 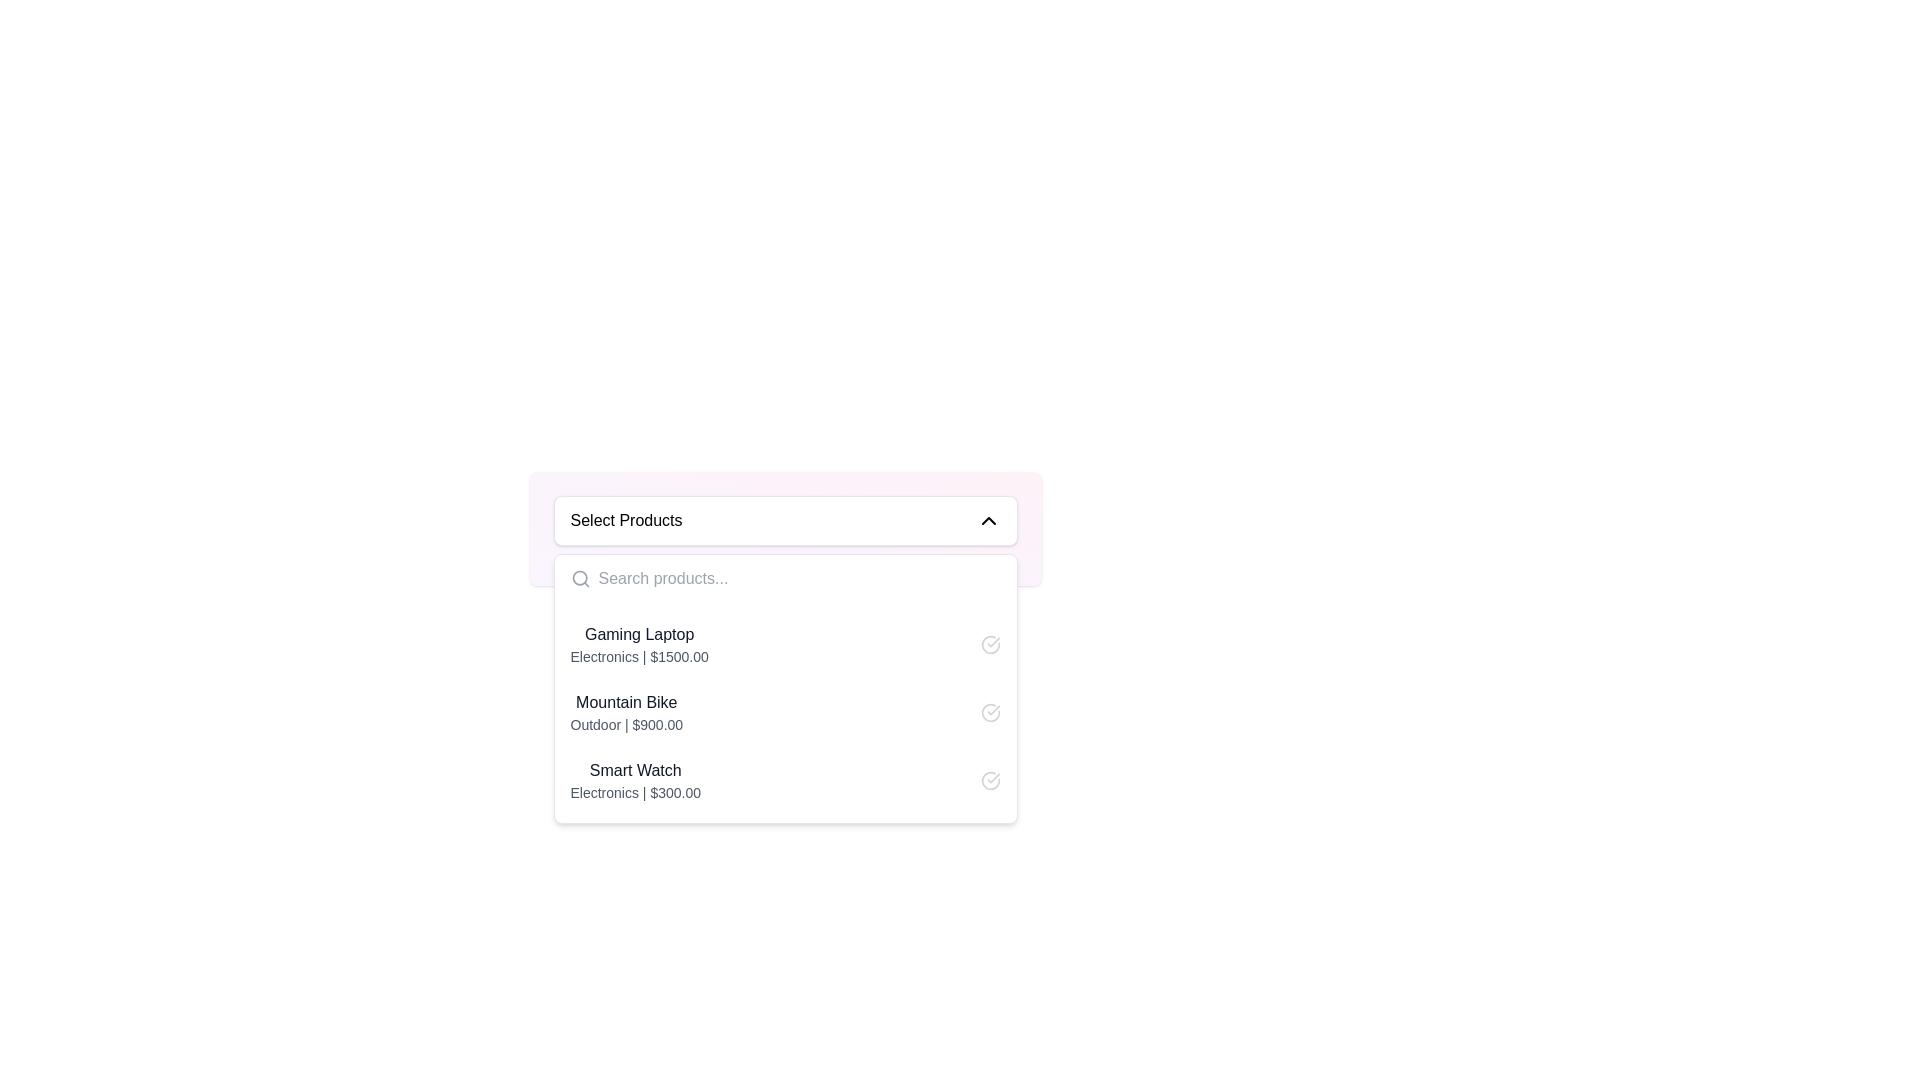 What do you see at coordinates (638, 656) in the screenshot?
I see `the static text label reading 'Electronics | $1500.00', which is styled with a small gray font and appears below the bold 'Gaming Laptop' text in the dropdown menu under 'Select Products'` at bounding box center [638, 656].